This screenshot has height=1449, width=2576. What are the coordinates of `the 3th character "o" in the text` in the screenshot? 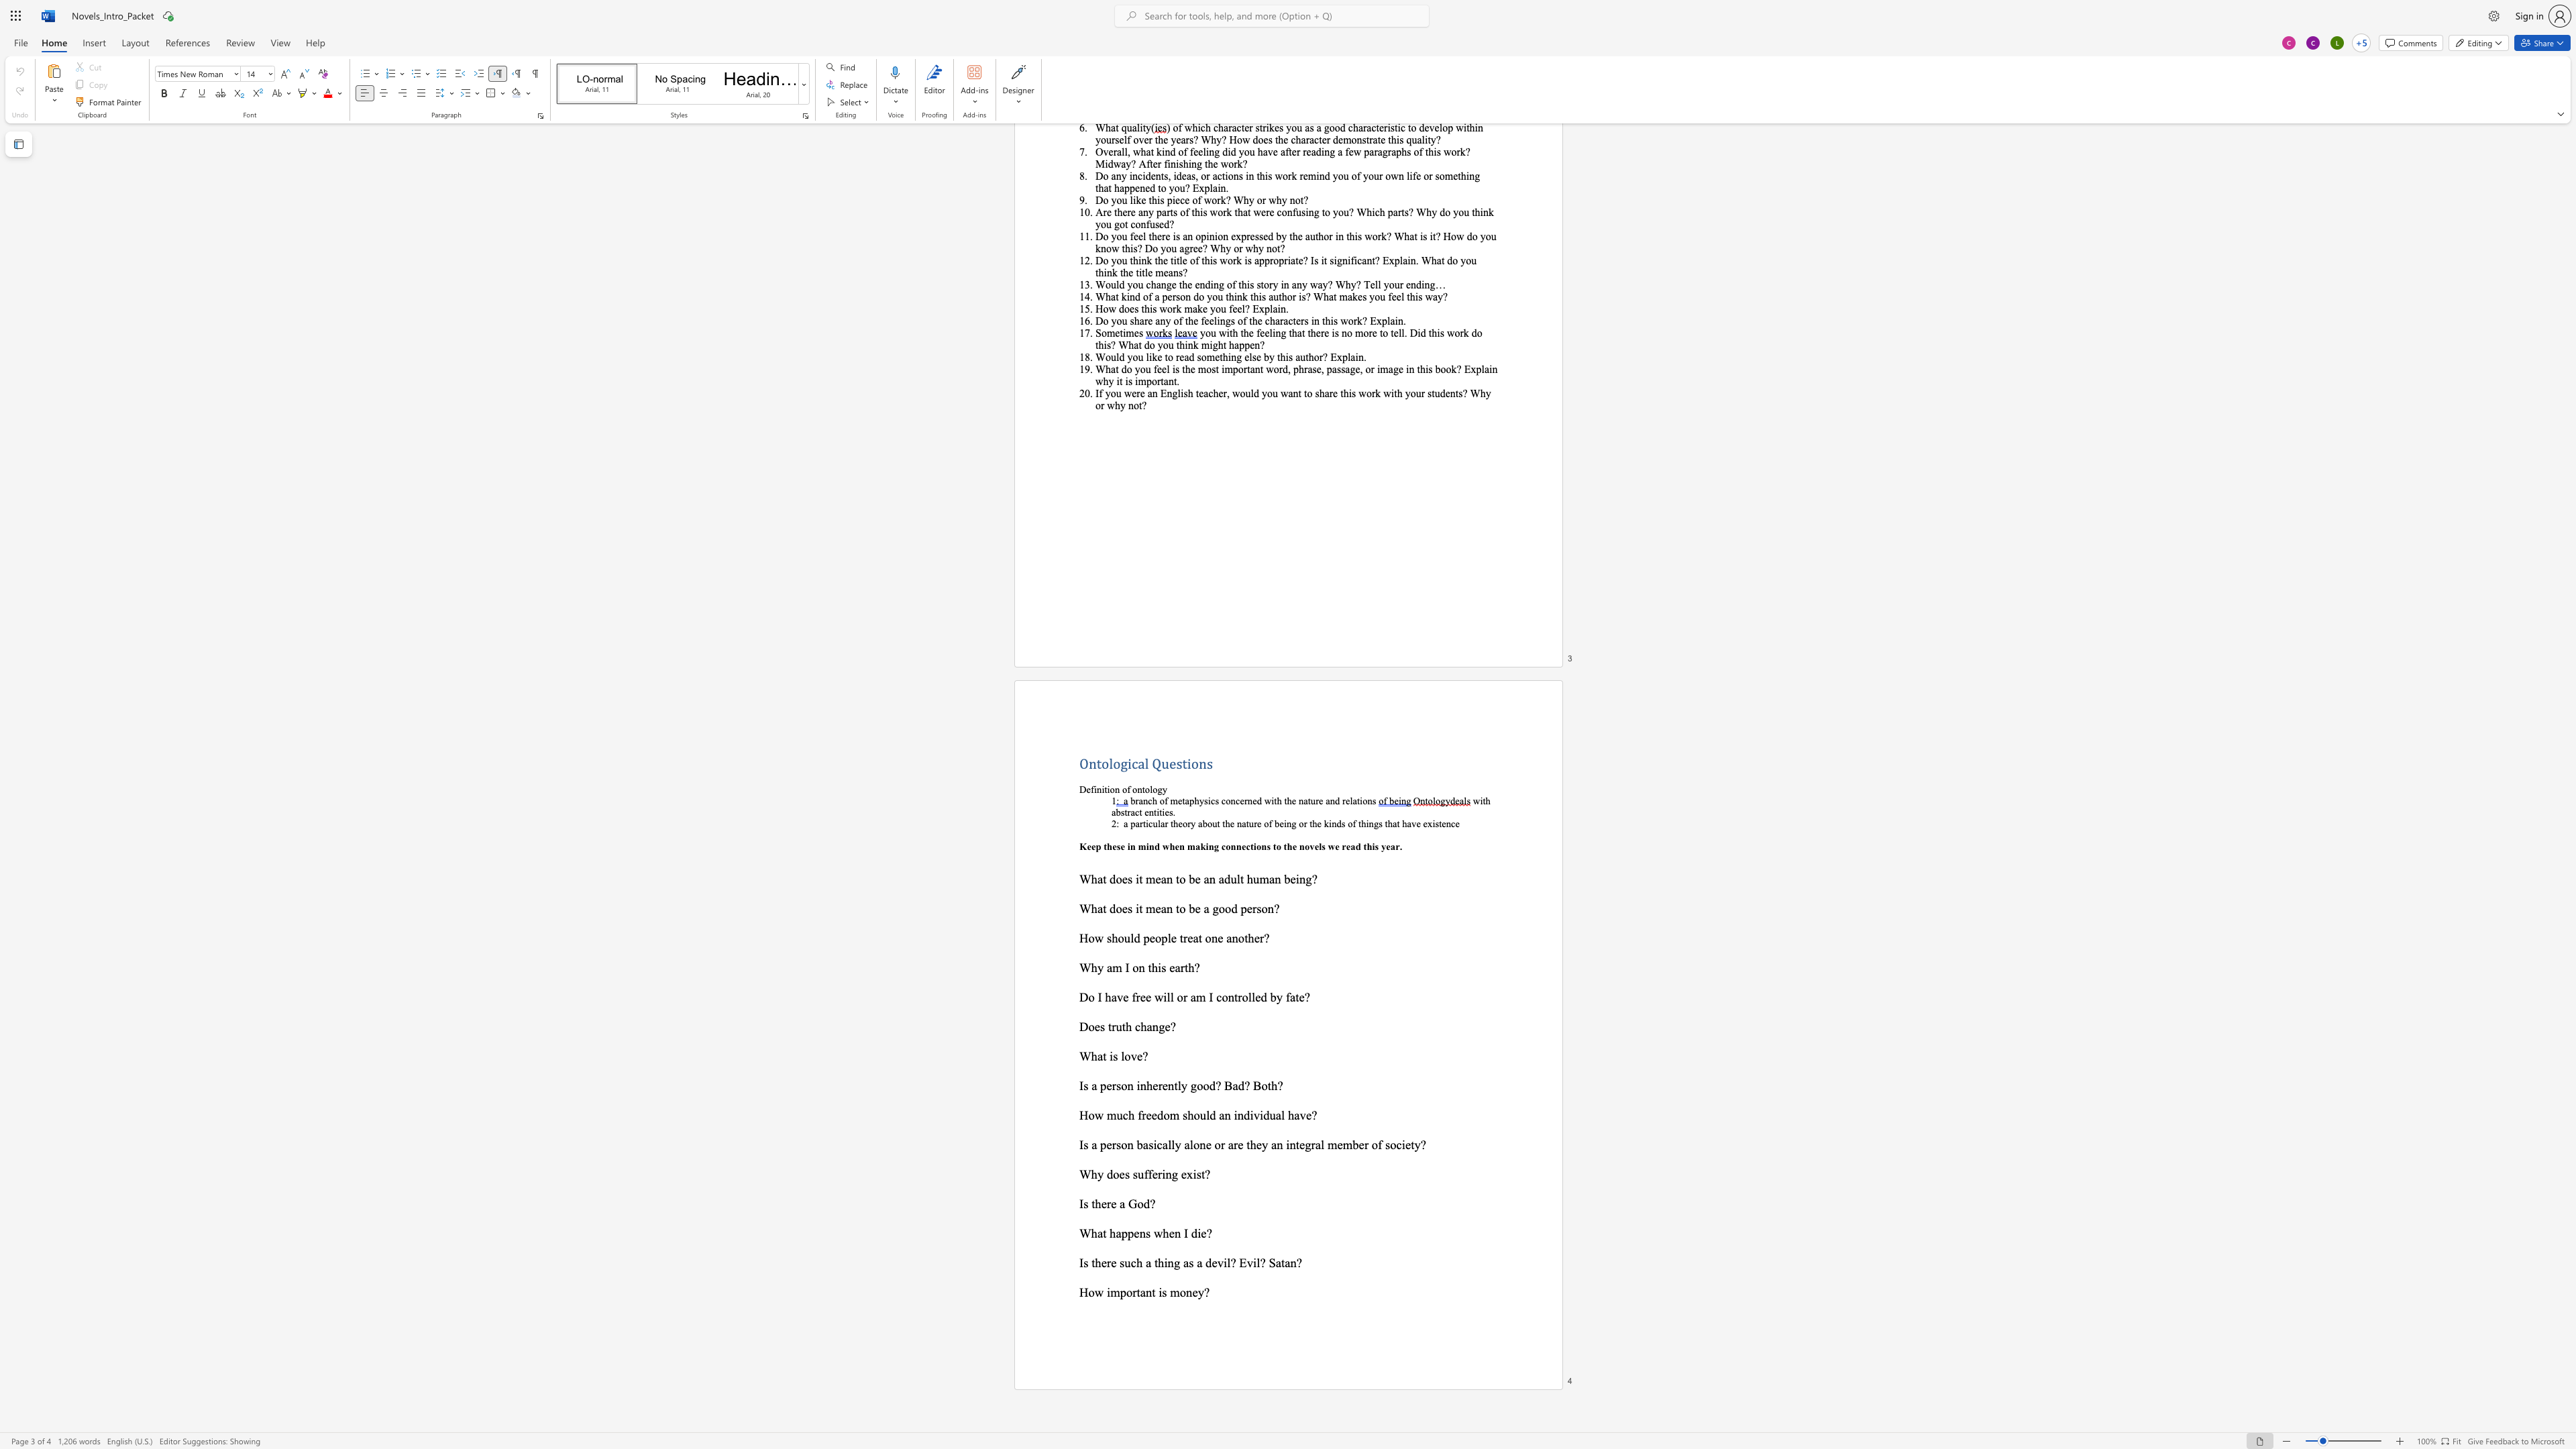 It's located at (1224, 996).